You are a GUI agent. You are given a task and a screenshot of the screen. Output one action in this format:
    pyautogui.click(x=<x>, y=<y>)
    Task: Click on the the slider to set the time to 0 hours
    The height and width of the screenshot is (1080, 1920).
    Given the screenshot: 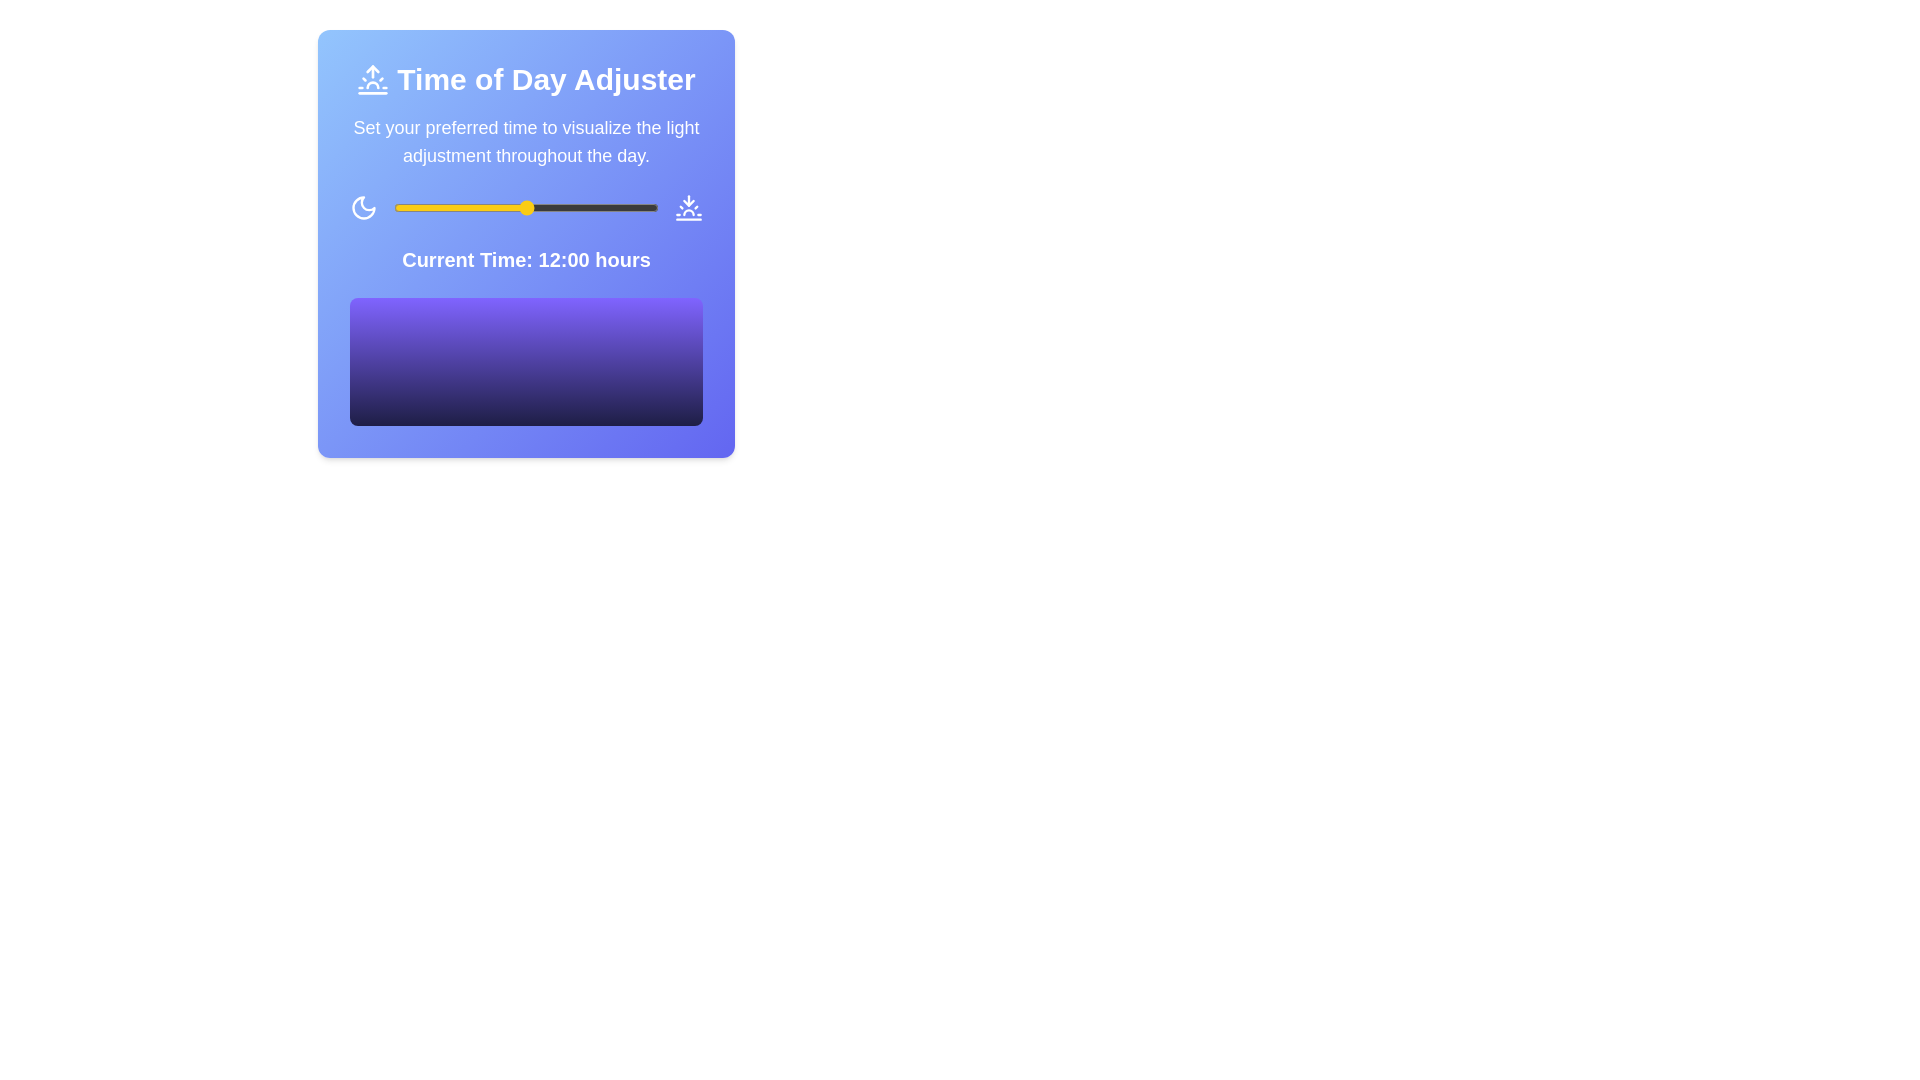 What is the action you would take?
    pyautogui.click(x=393, y=208)
    